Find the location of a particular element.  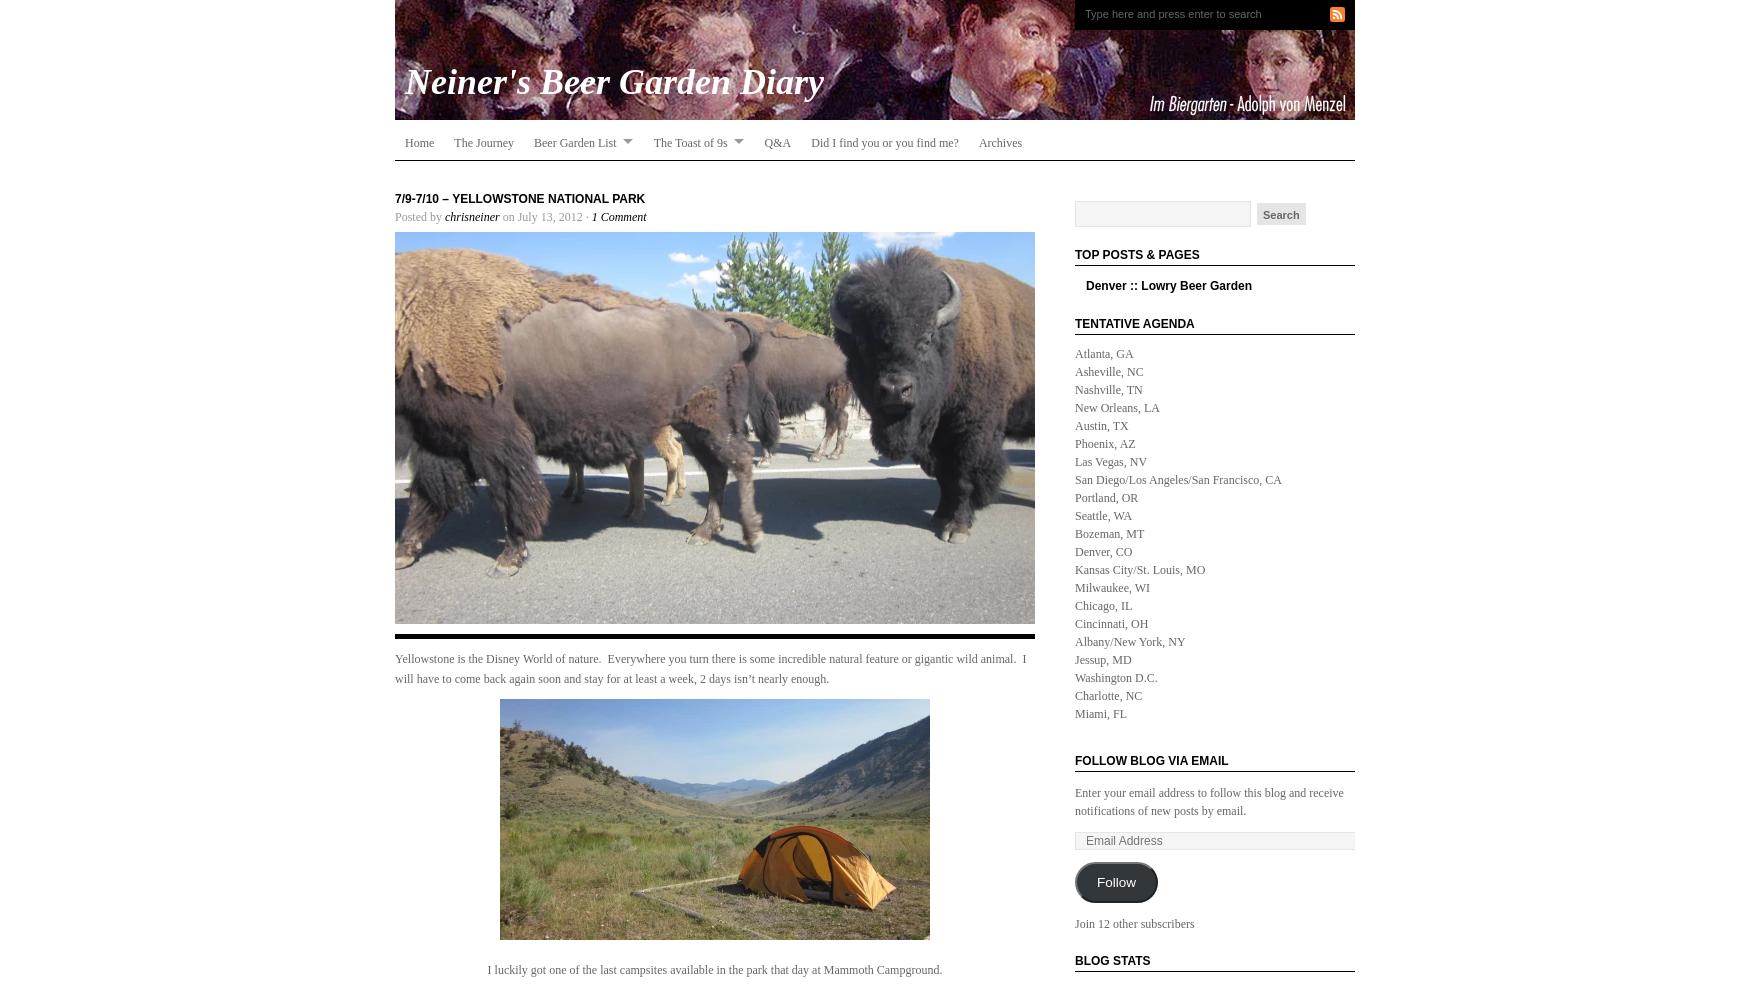

'New Orleans, LA' is located at coordinates (1117, 407).